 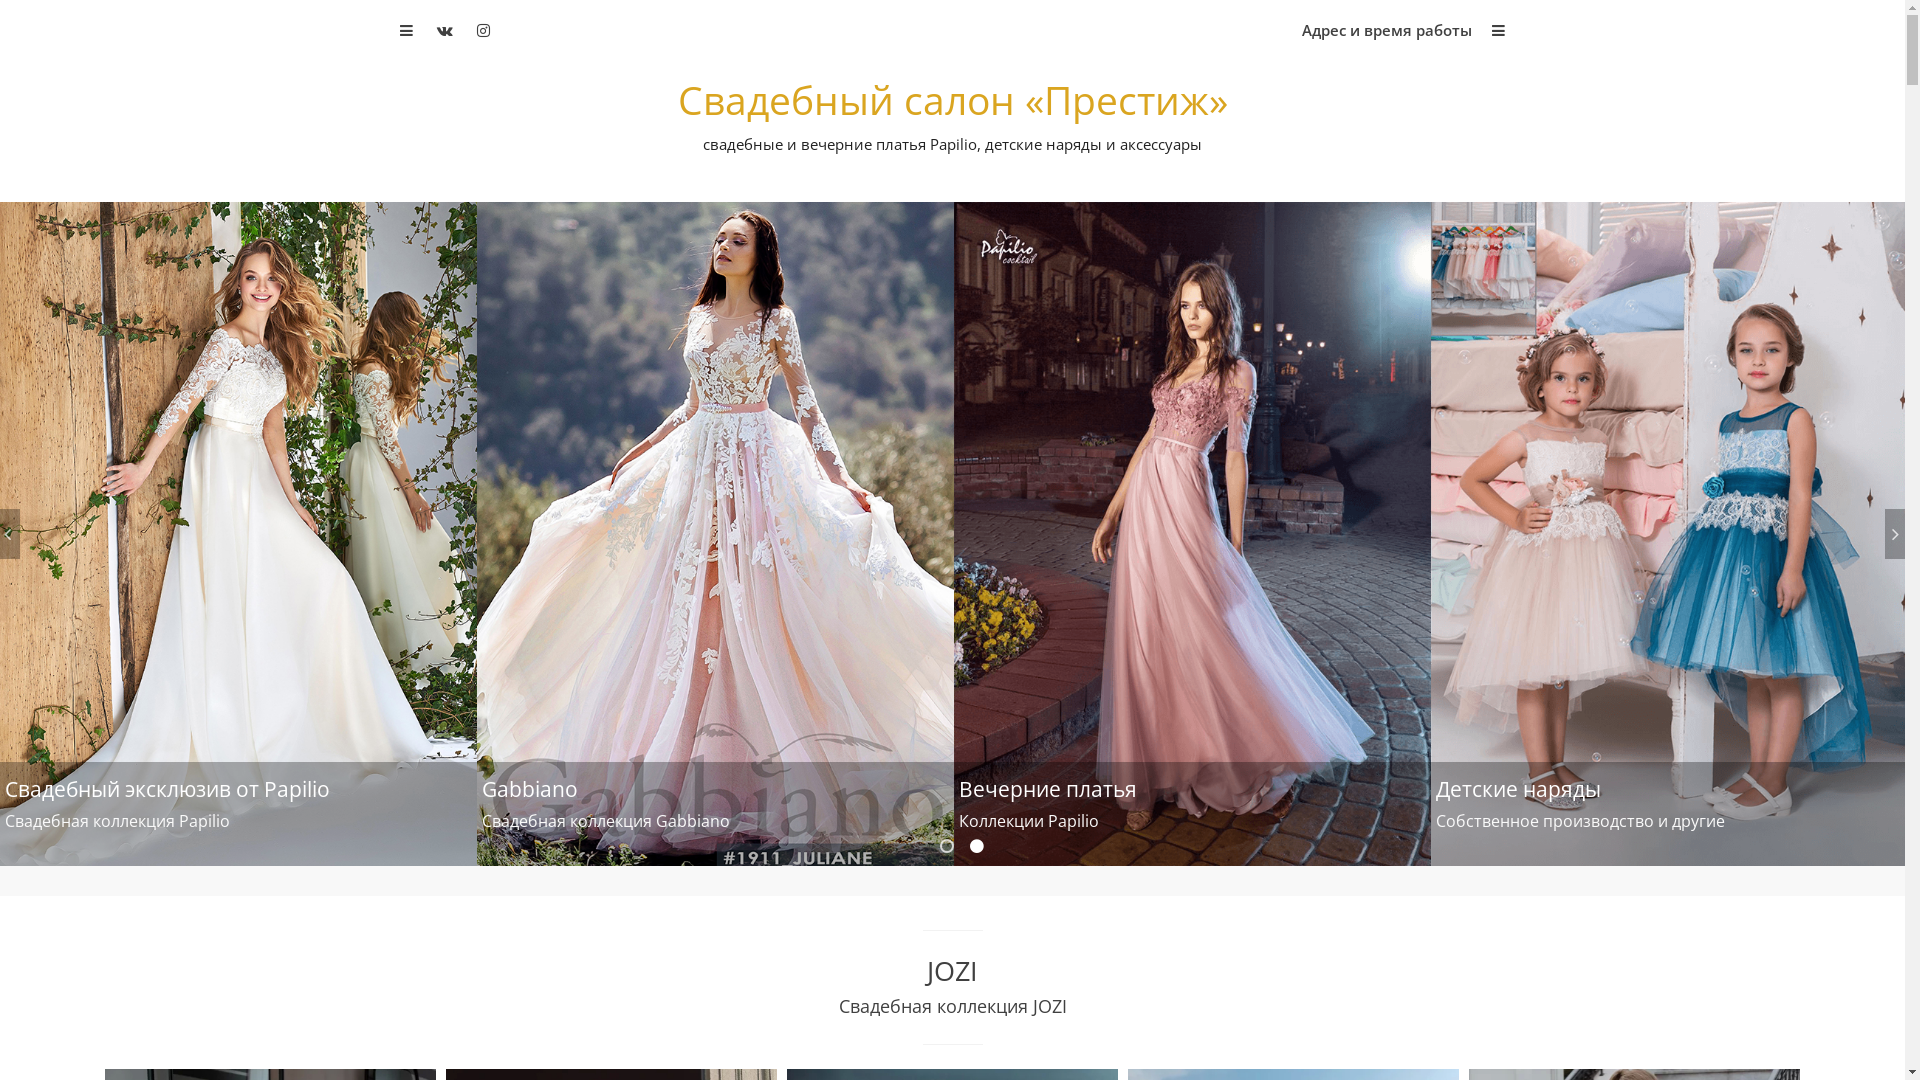 I want to click on '1', so click(x=947, y=845).